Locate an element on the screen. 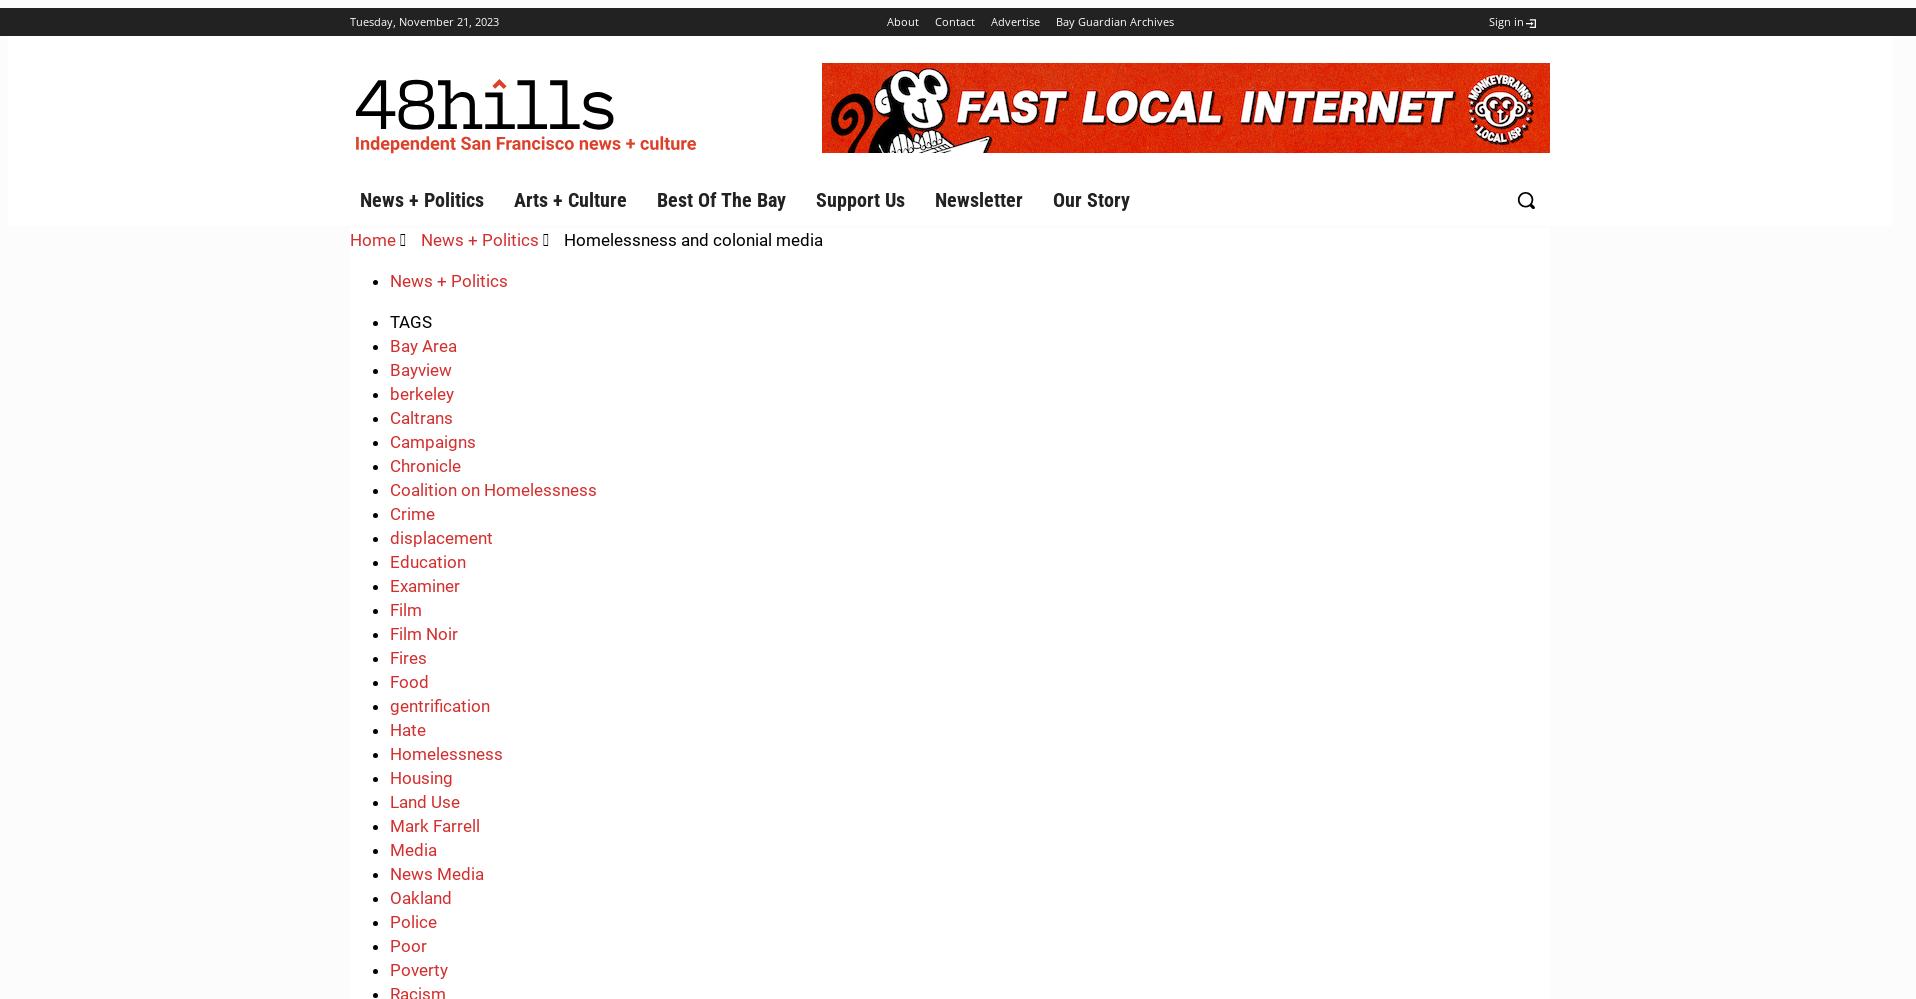 Image resolution: width=1916 pixels, height=999 pixels. 'Crime' is located at coordinates (412, 512).